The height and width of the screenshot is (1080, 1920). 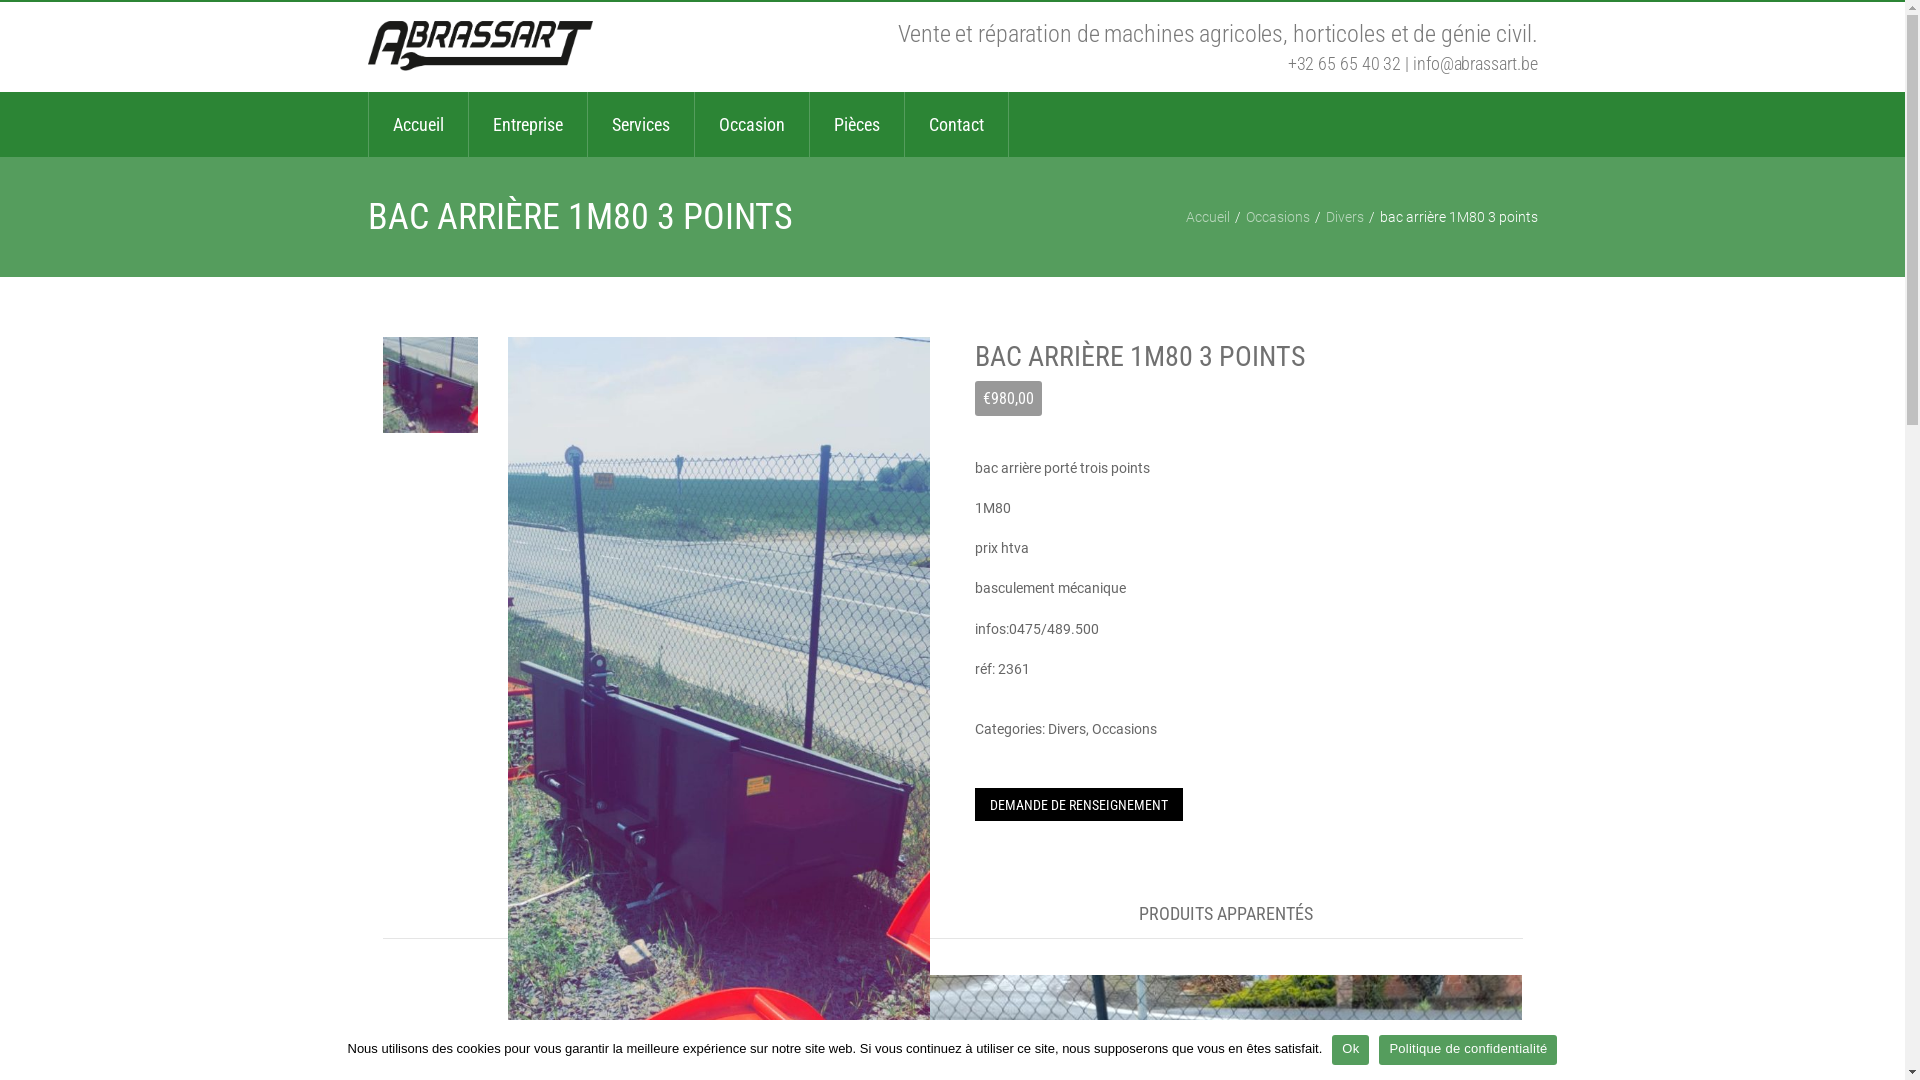 I want to click on '+32 65 65 40 32', so click(x=1344, y=62).